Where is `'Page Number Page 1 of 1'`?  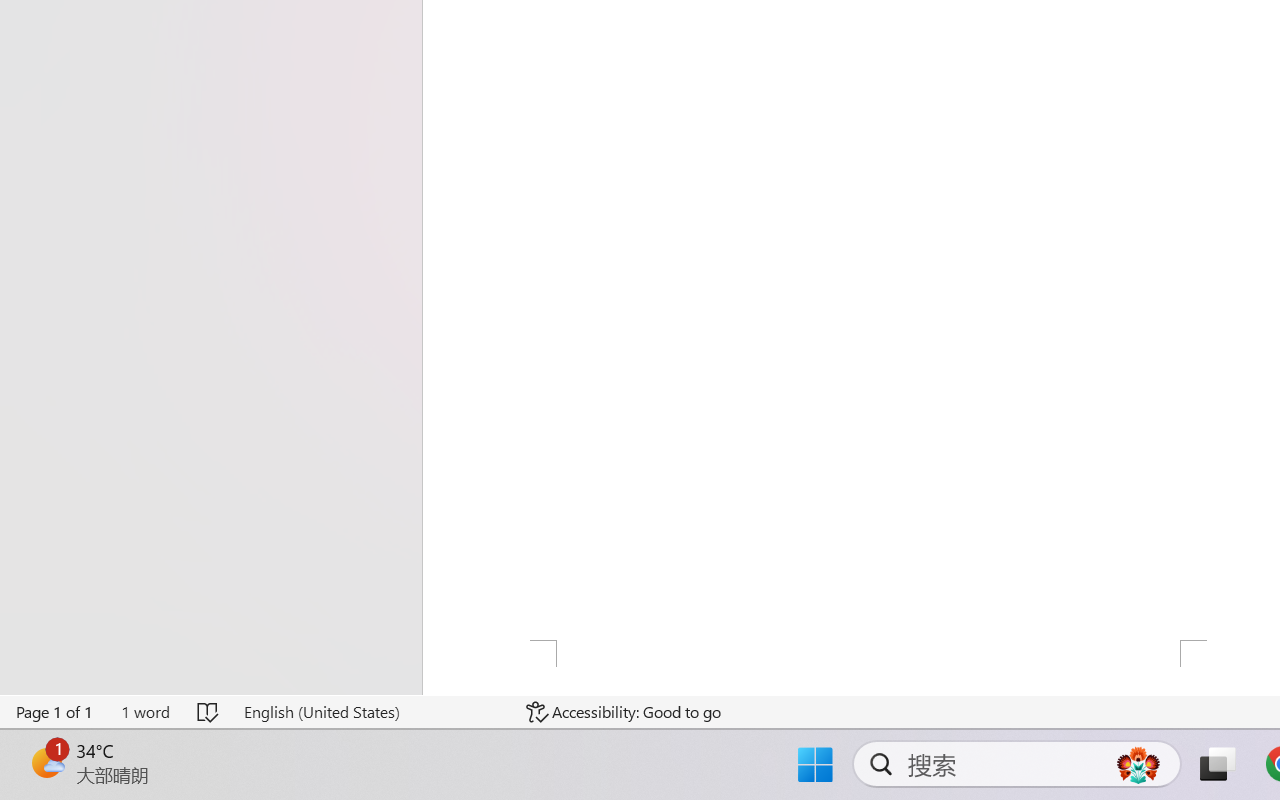 'Page Number Page 1 of 1' is located at coordinates (55, 711).